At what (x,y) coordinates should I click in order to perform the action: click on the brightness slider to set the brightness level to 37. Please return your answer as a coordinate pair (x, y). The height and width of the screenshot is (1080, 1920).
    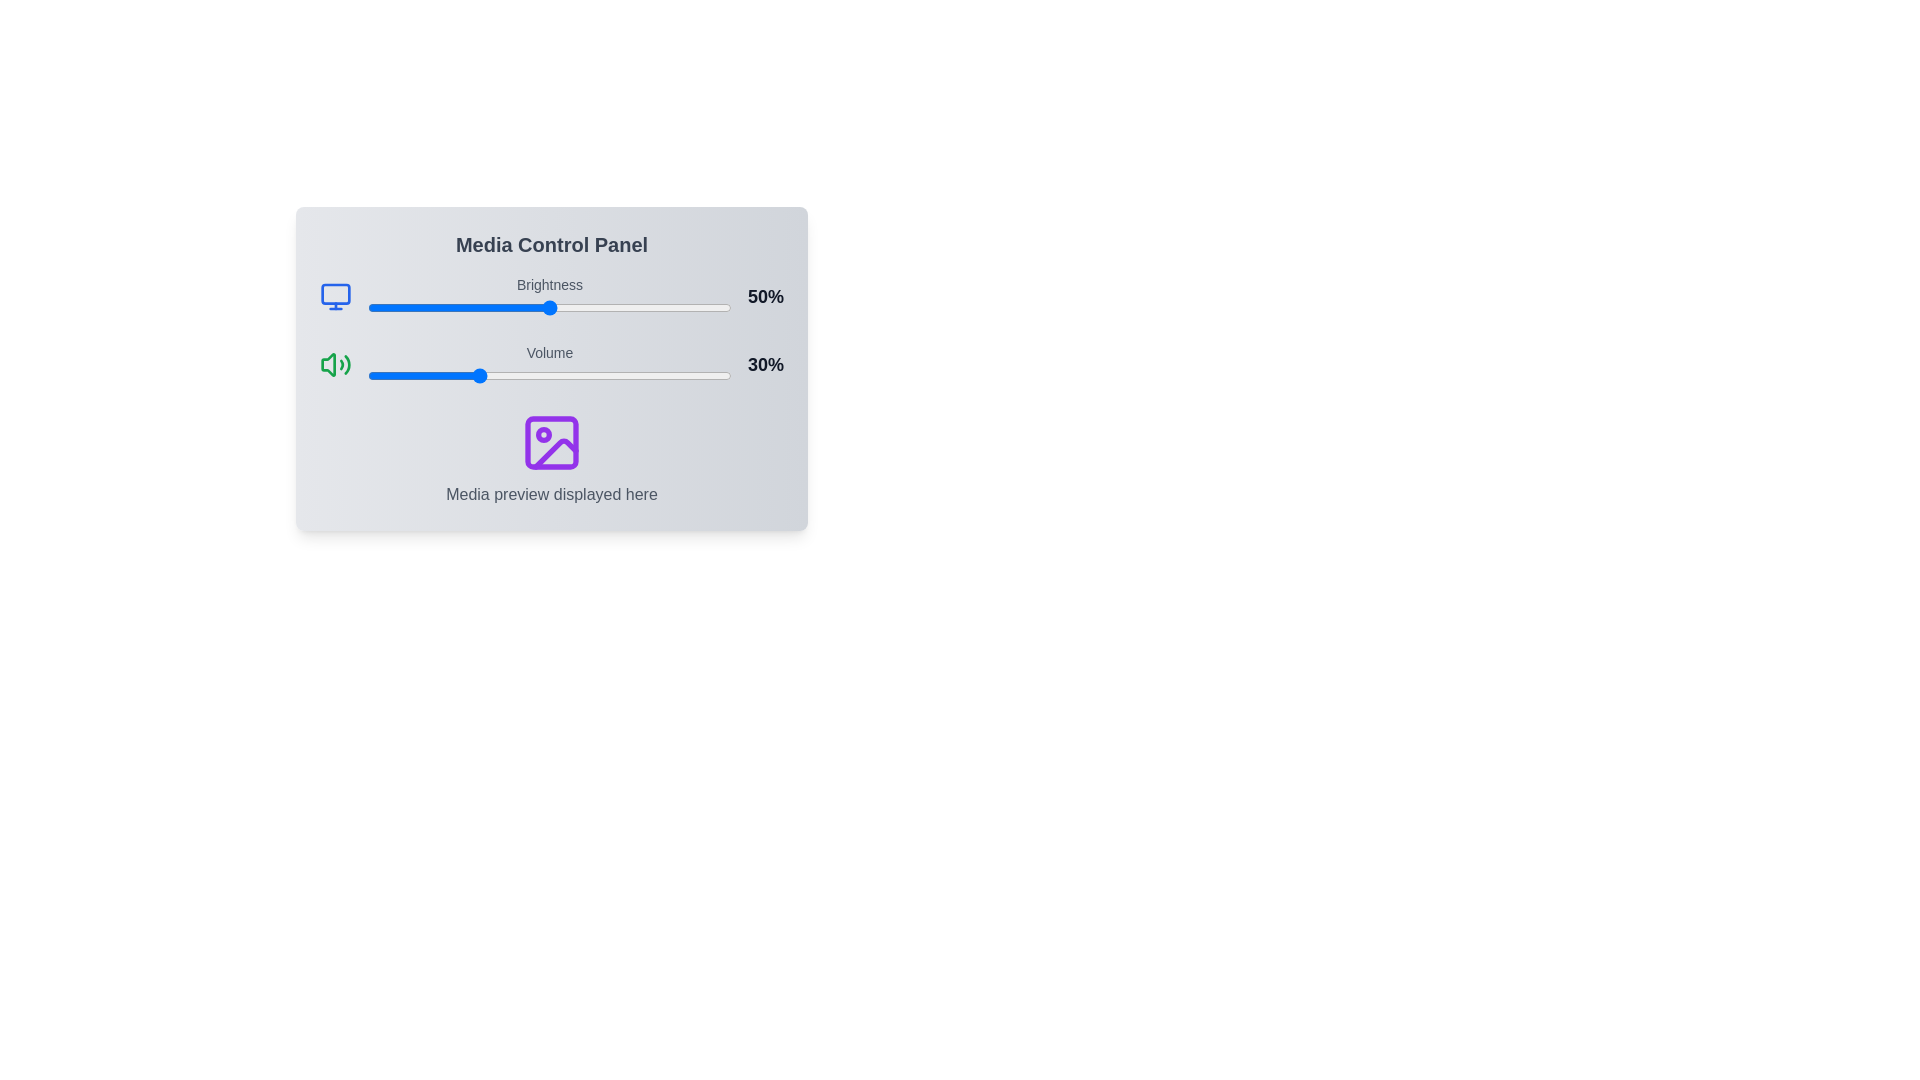
    Looking at the image, I should click on (502, 308).